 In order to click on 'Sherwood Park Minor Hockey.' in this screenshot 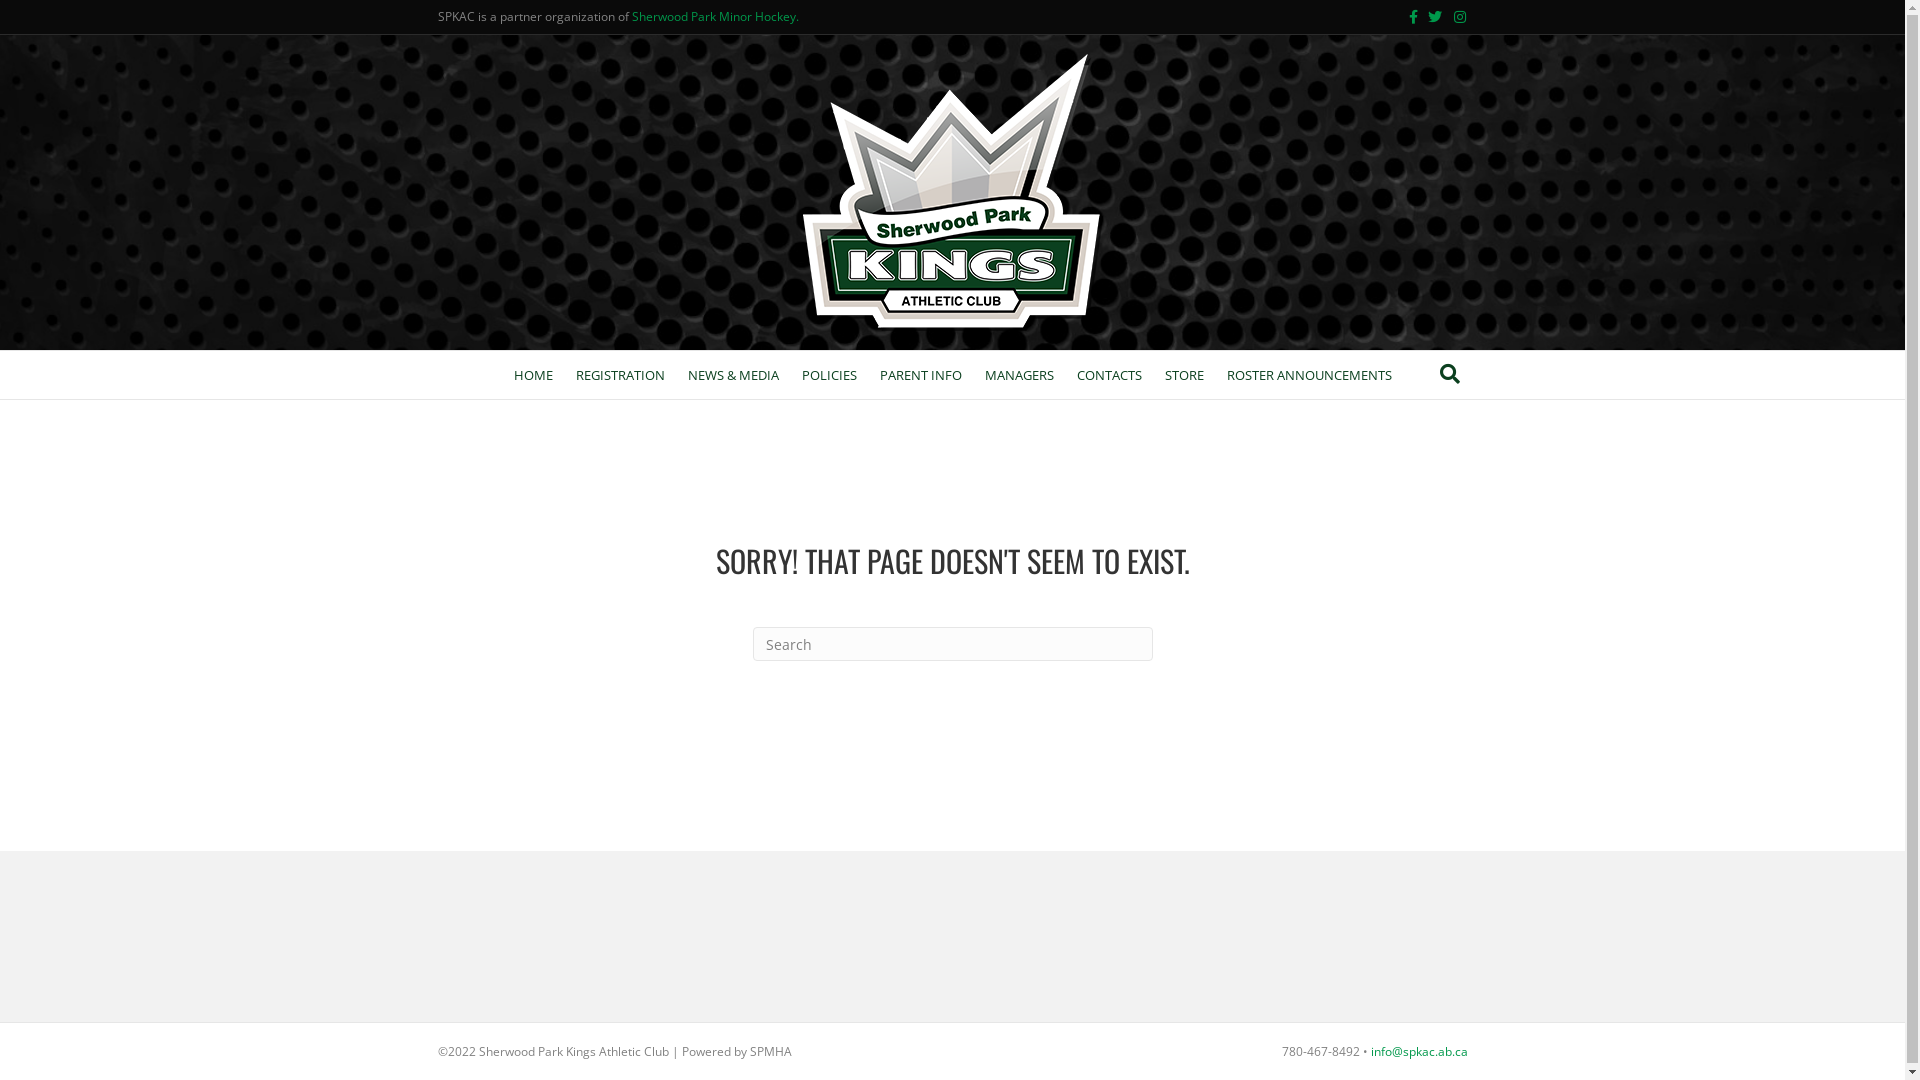, I will do `click(715, 16)`.